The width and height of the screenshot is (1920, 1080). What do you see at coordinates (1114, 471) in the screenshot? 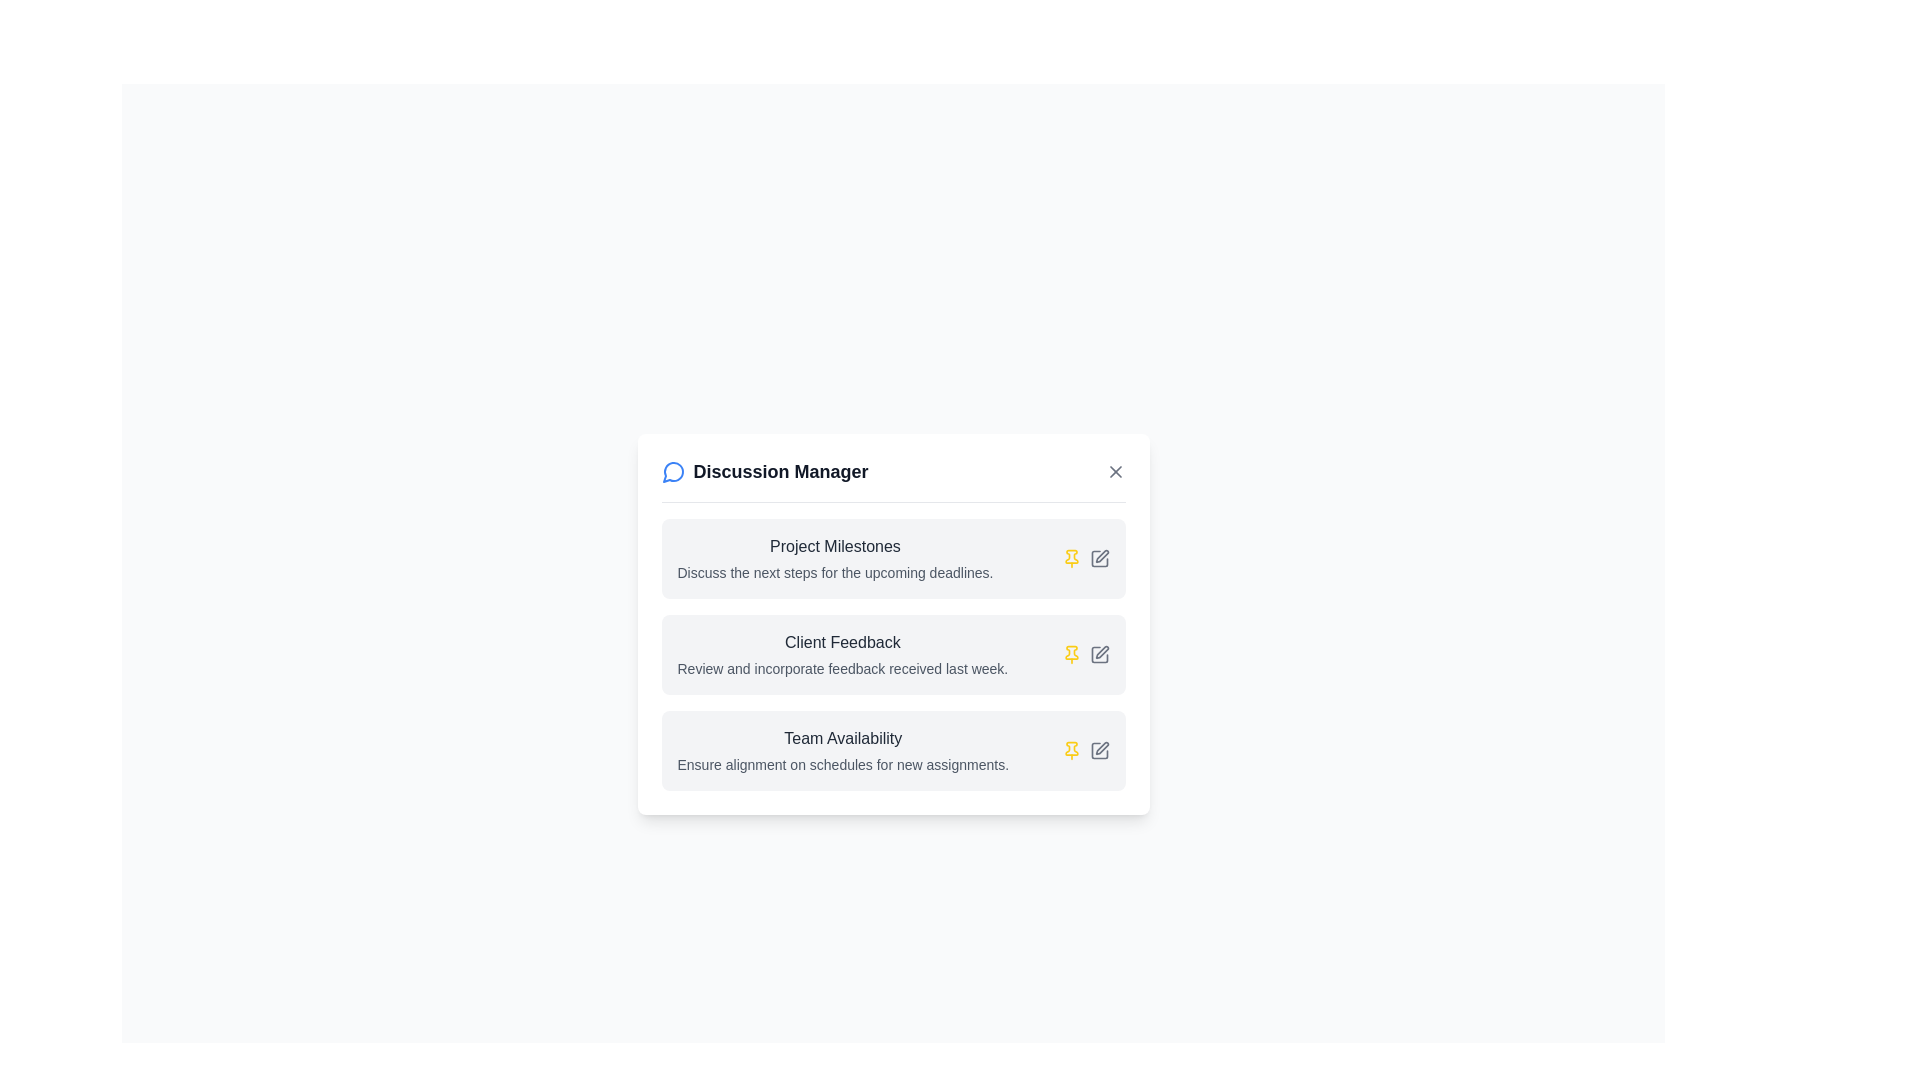
I see `the 'X' icon in the top-right corner of the 'Discussion Manager' module` at bounding box center [1114, 471].